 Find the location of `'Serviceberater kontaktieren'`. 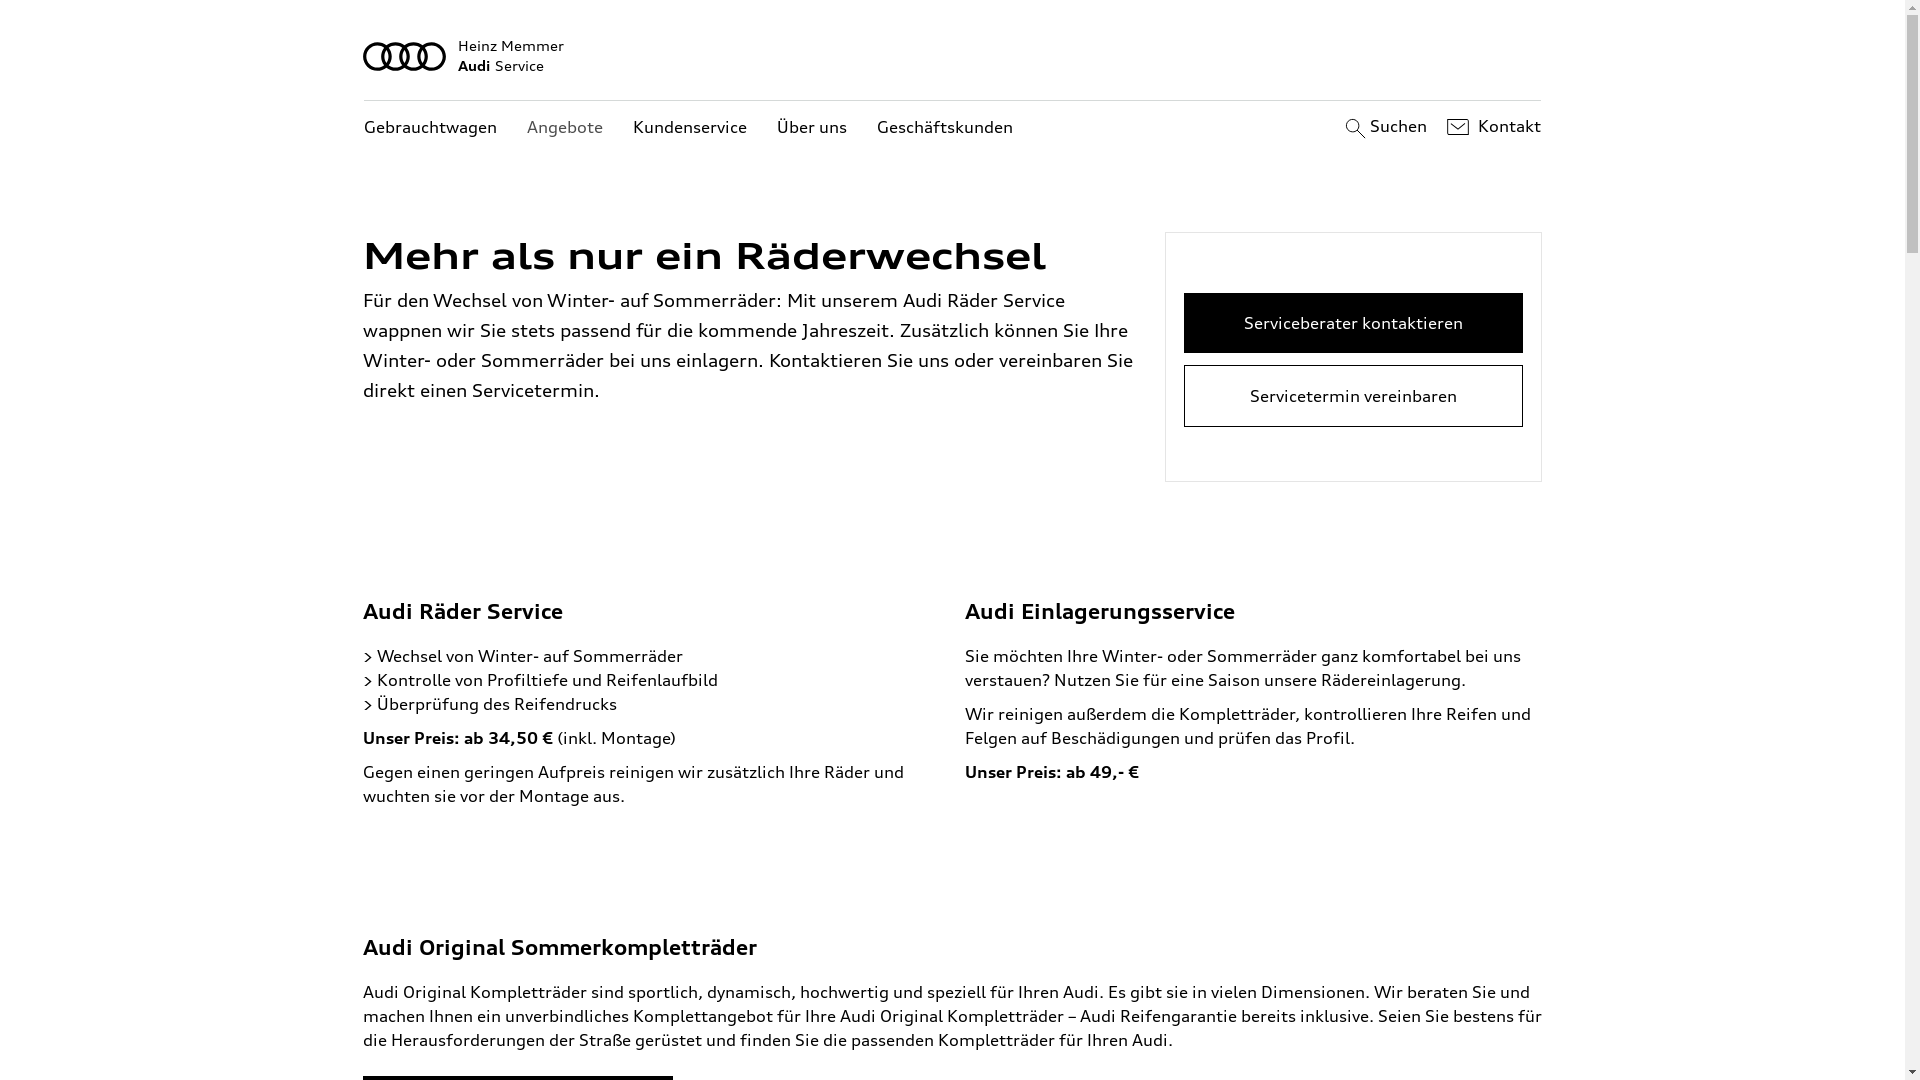

'Serviceberater kontaktieren' is located at coordinates (1353, 322).